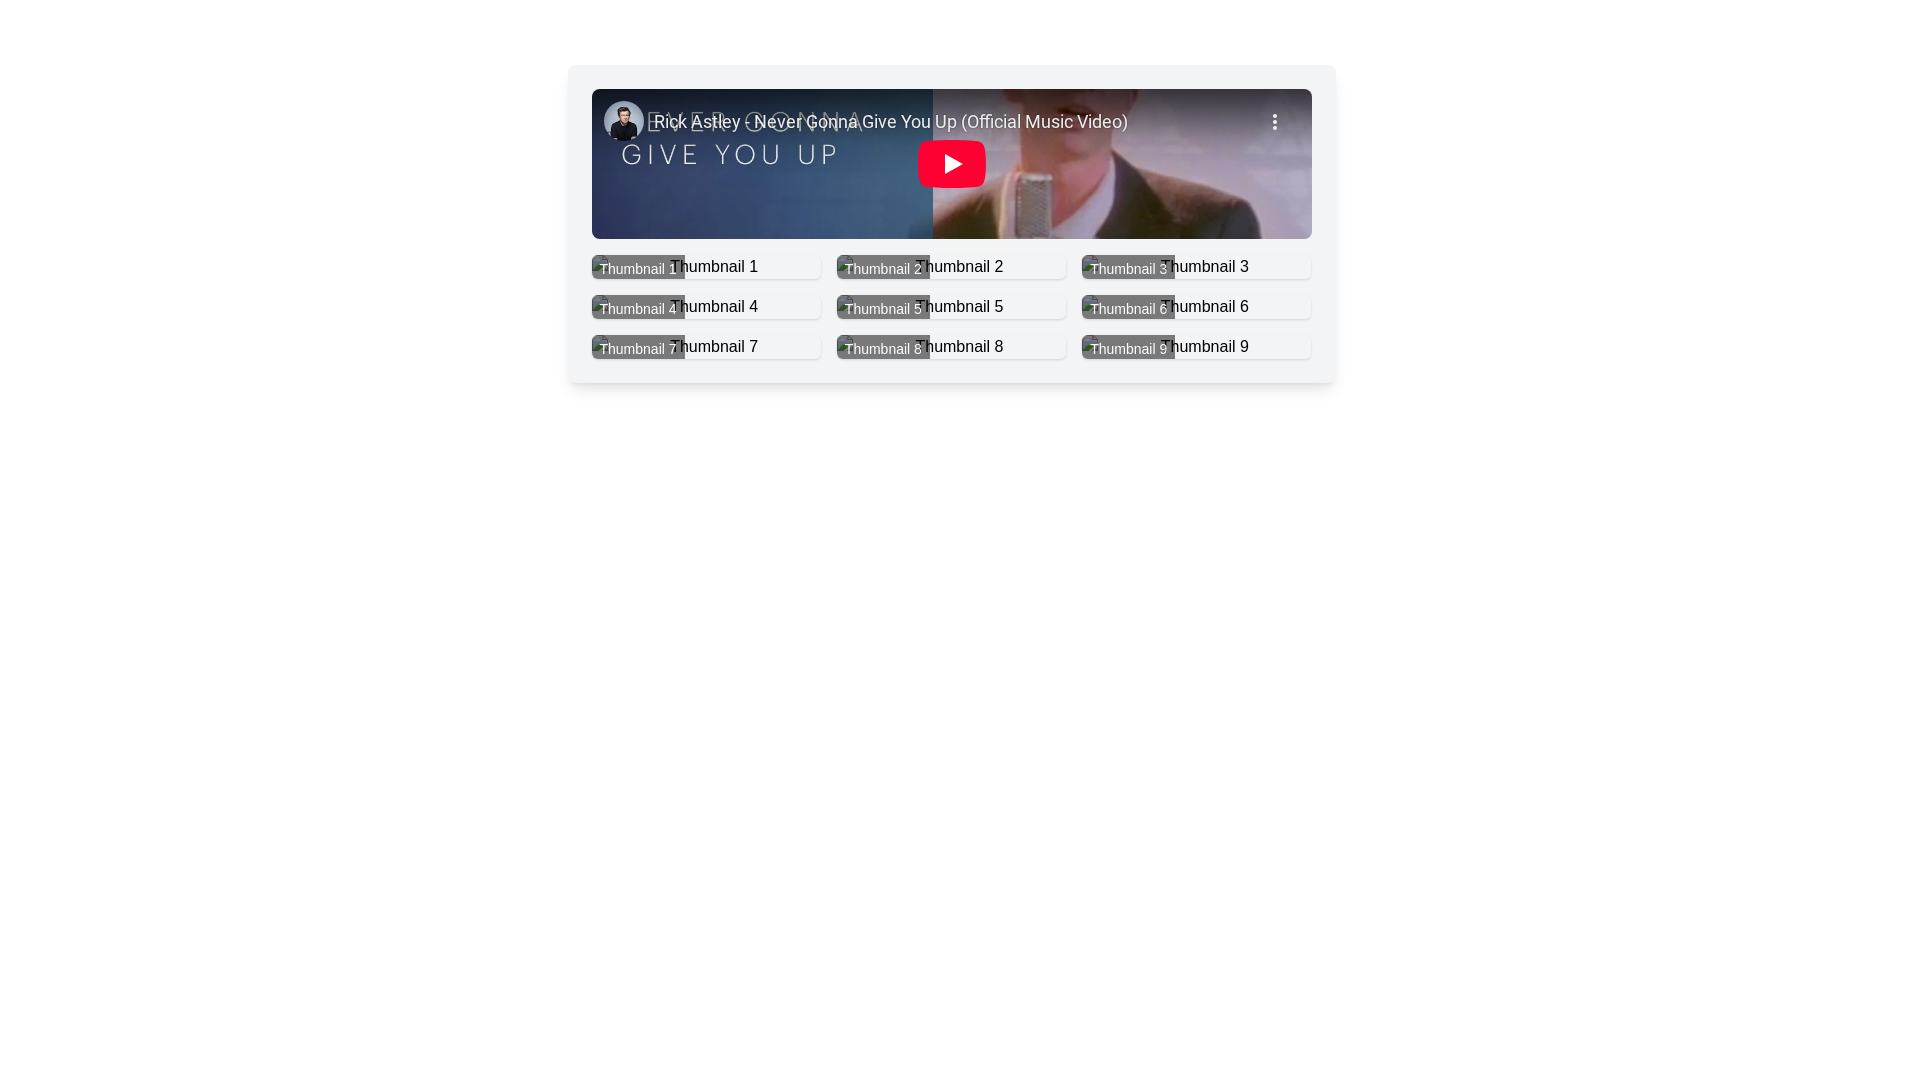  What do you see at coordinates (1196, 346) in the screenshot?
I see `the thumbnail with the text overlay 'Thumbnail 9' located in the bottom right corner of the 3x3 grid` at bounding box center [1196, 346].